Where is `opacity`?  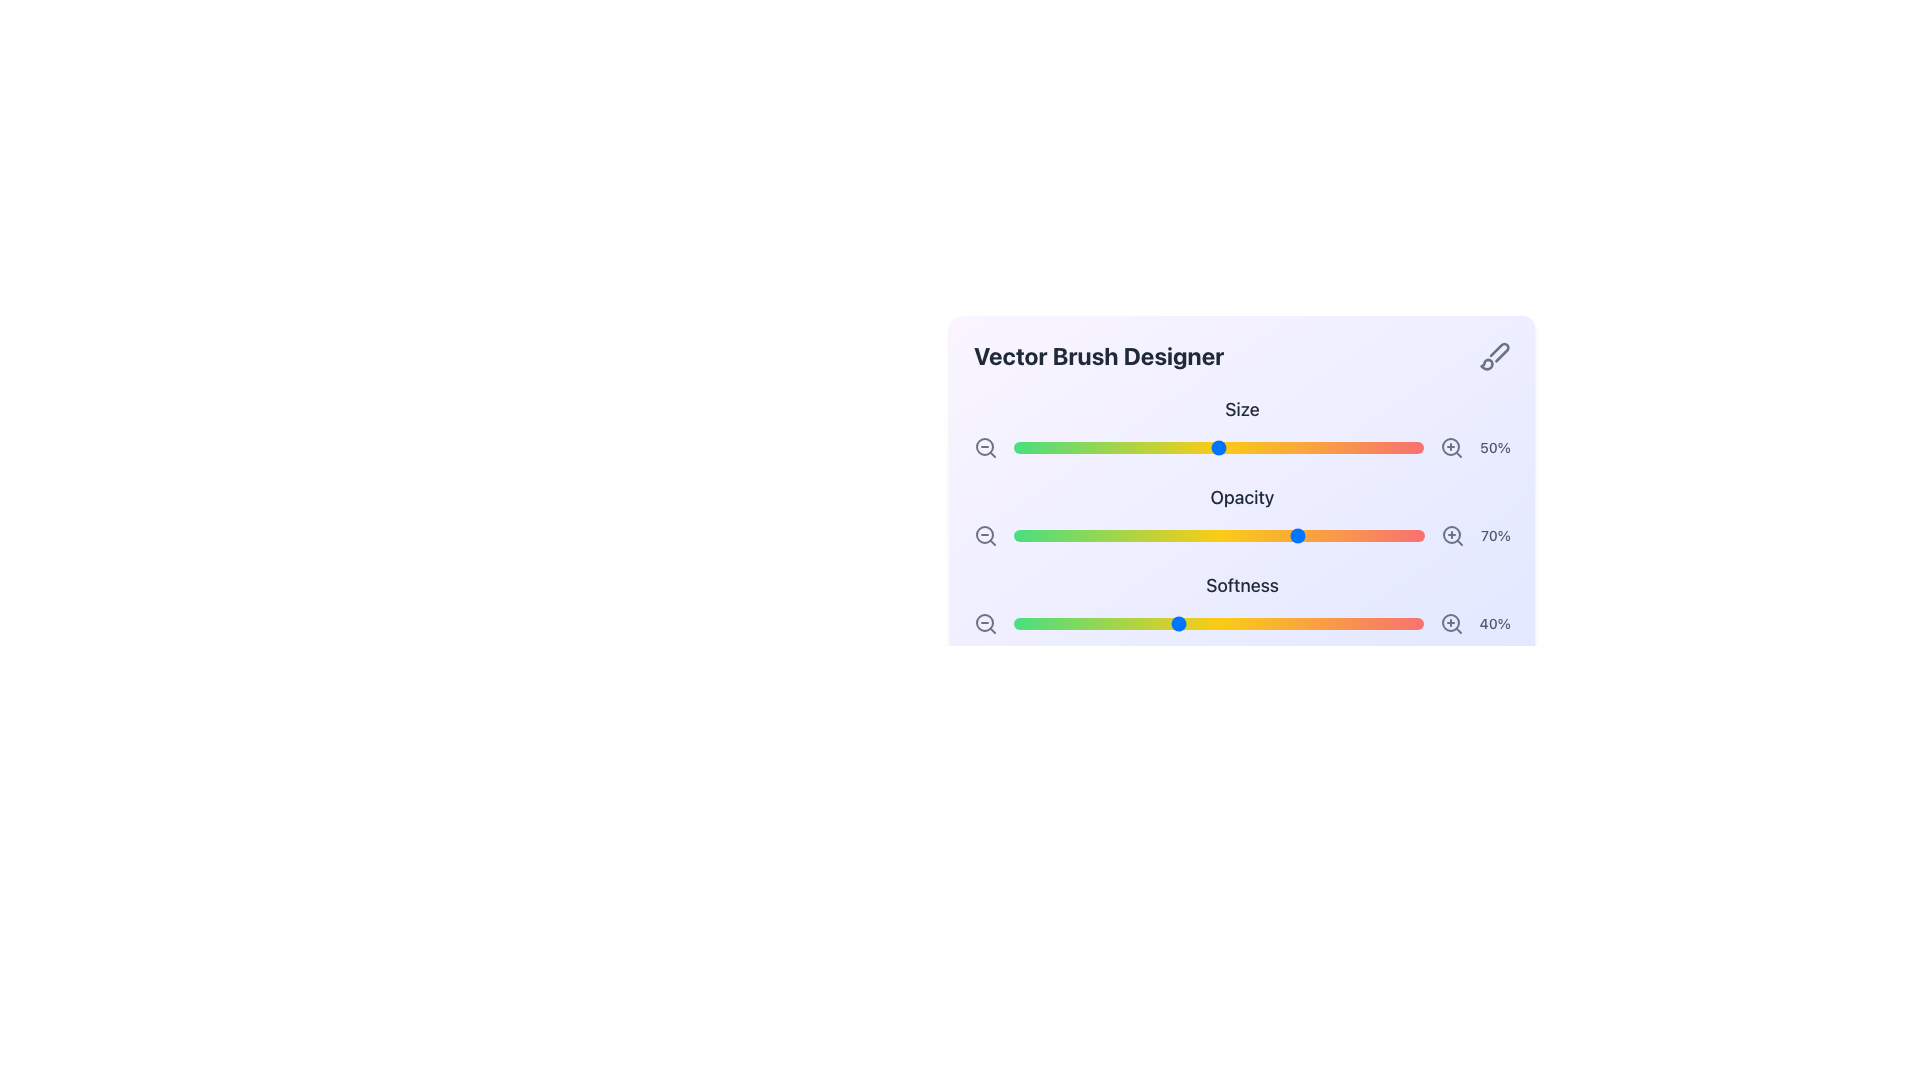
opacity is located at coordinates (1054, 535).